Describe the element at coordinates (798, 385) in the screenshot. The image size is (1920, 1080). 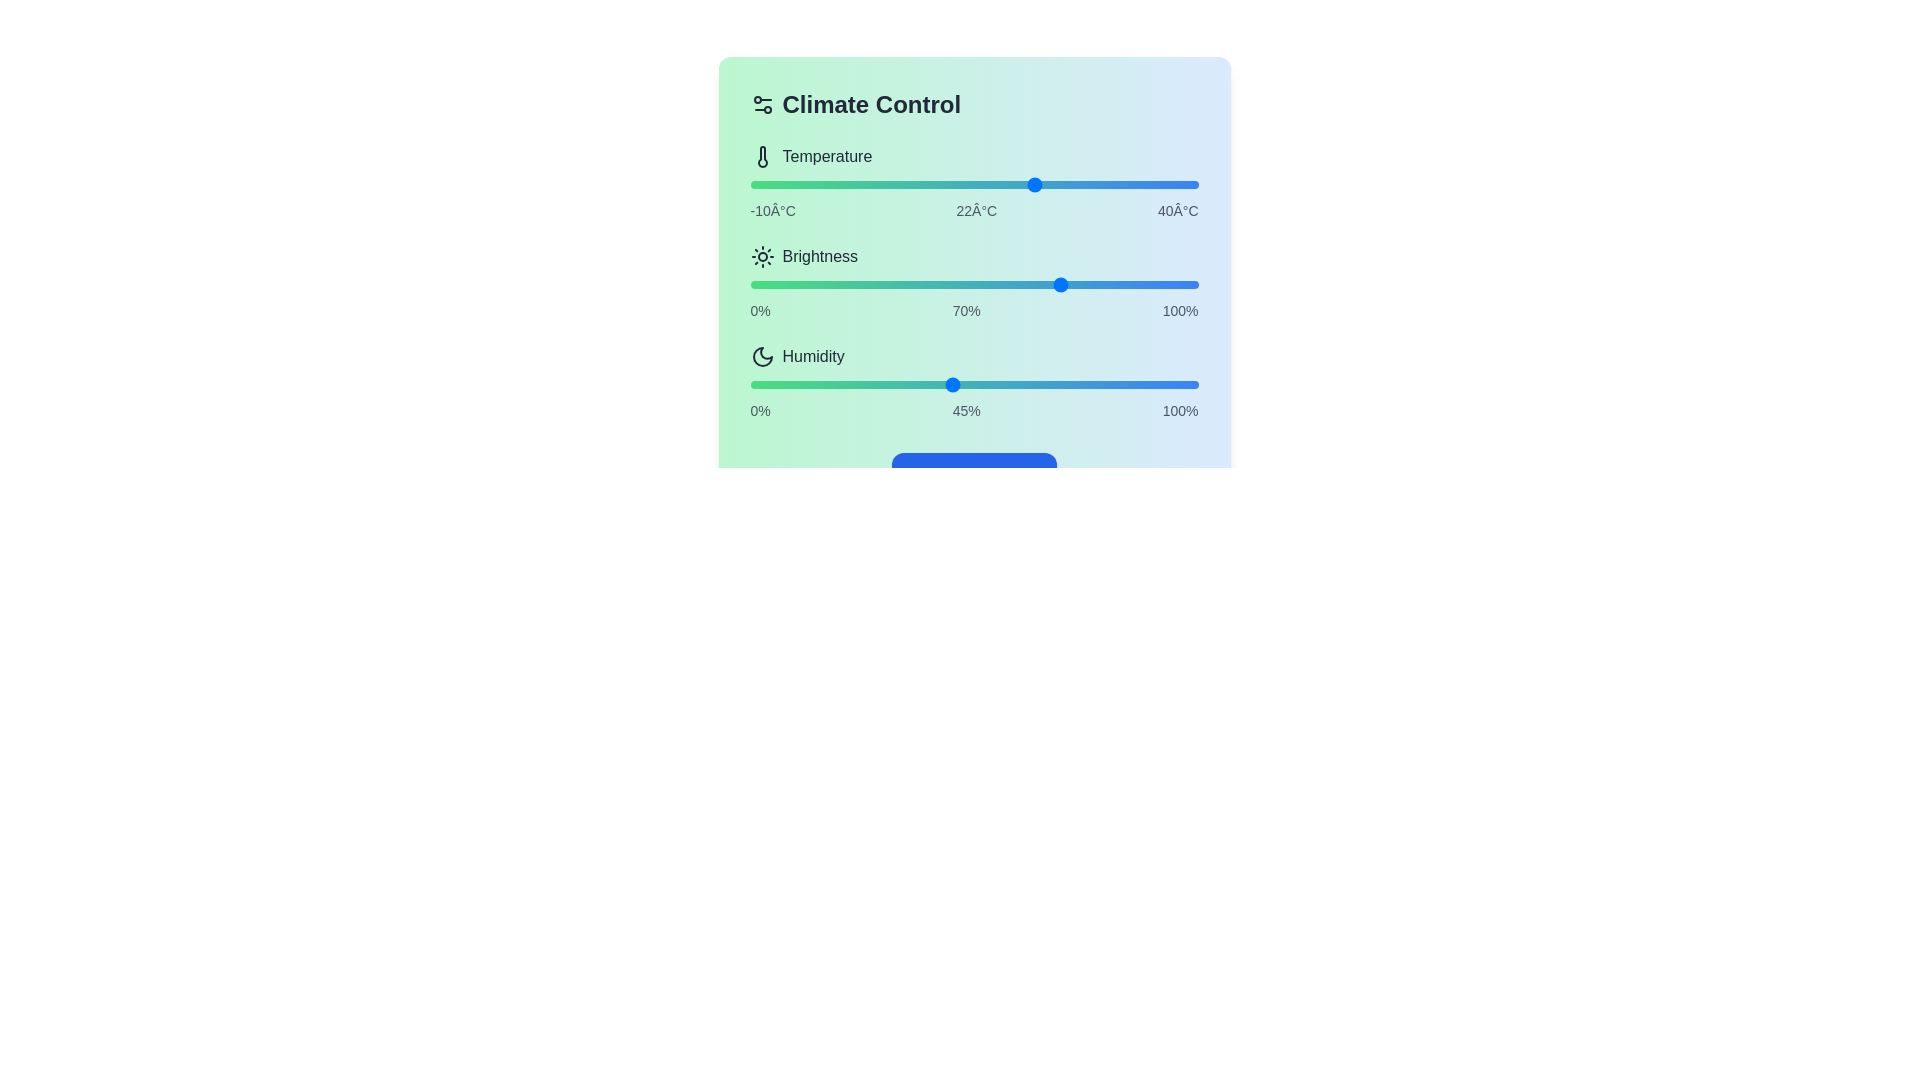
I see `the humidity` at that location.